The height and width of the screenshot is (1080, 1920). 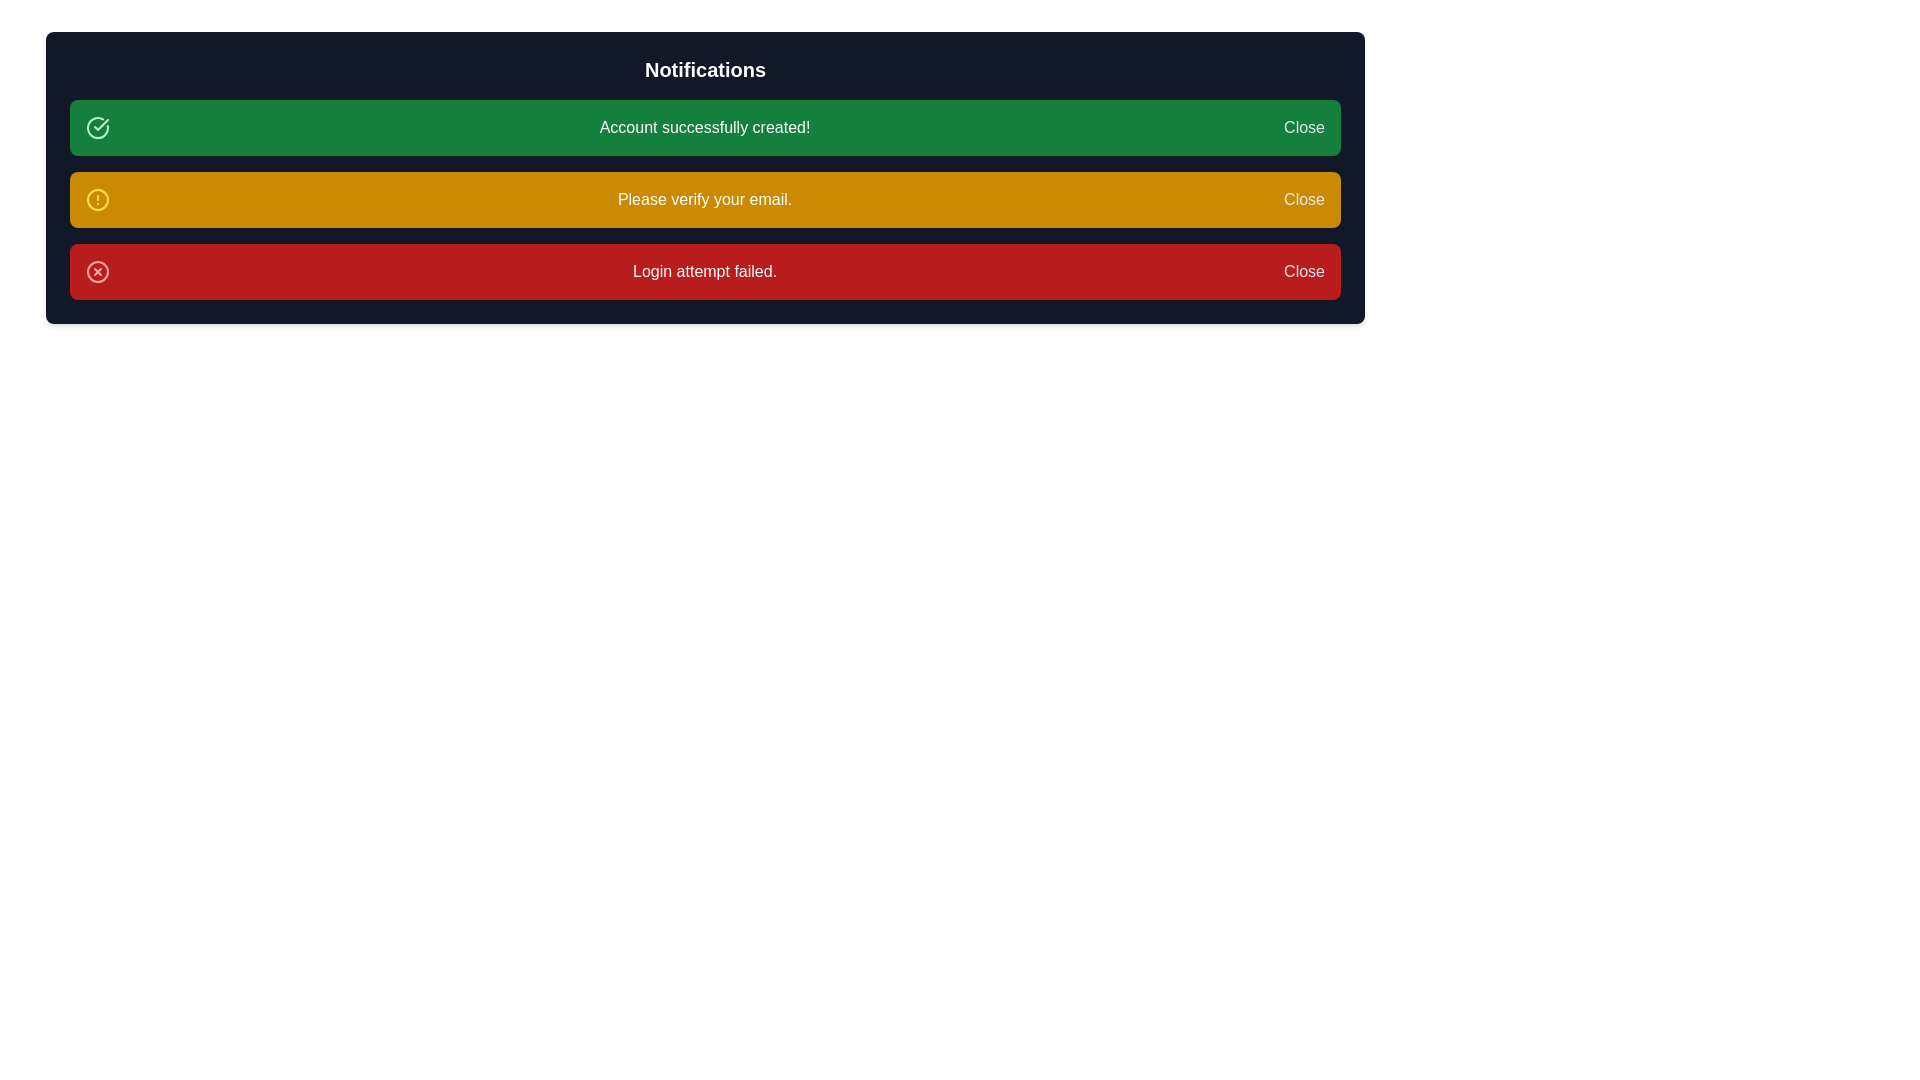 I want to click on the text label that states 'Account successfully created!', which is styled with a green background and white font, located in the first notification bar, so click(x=705, y=127).